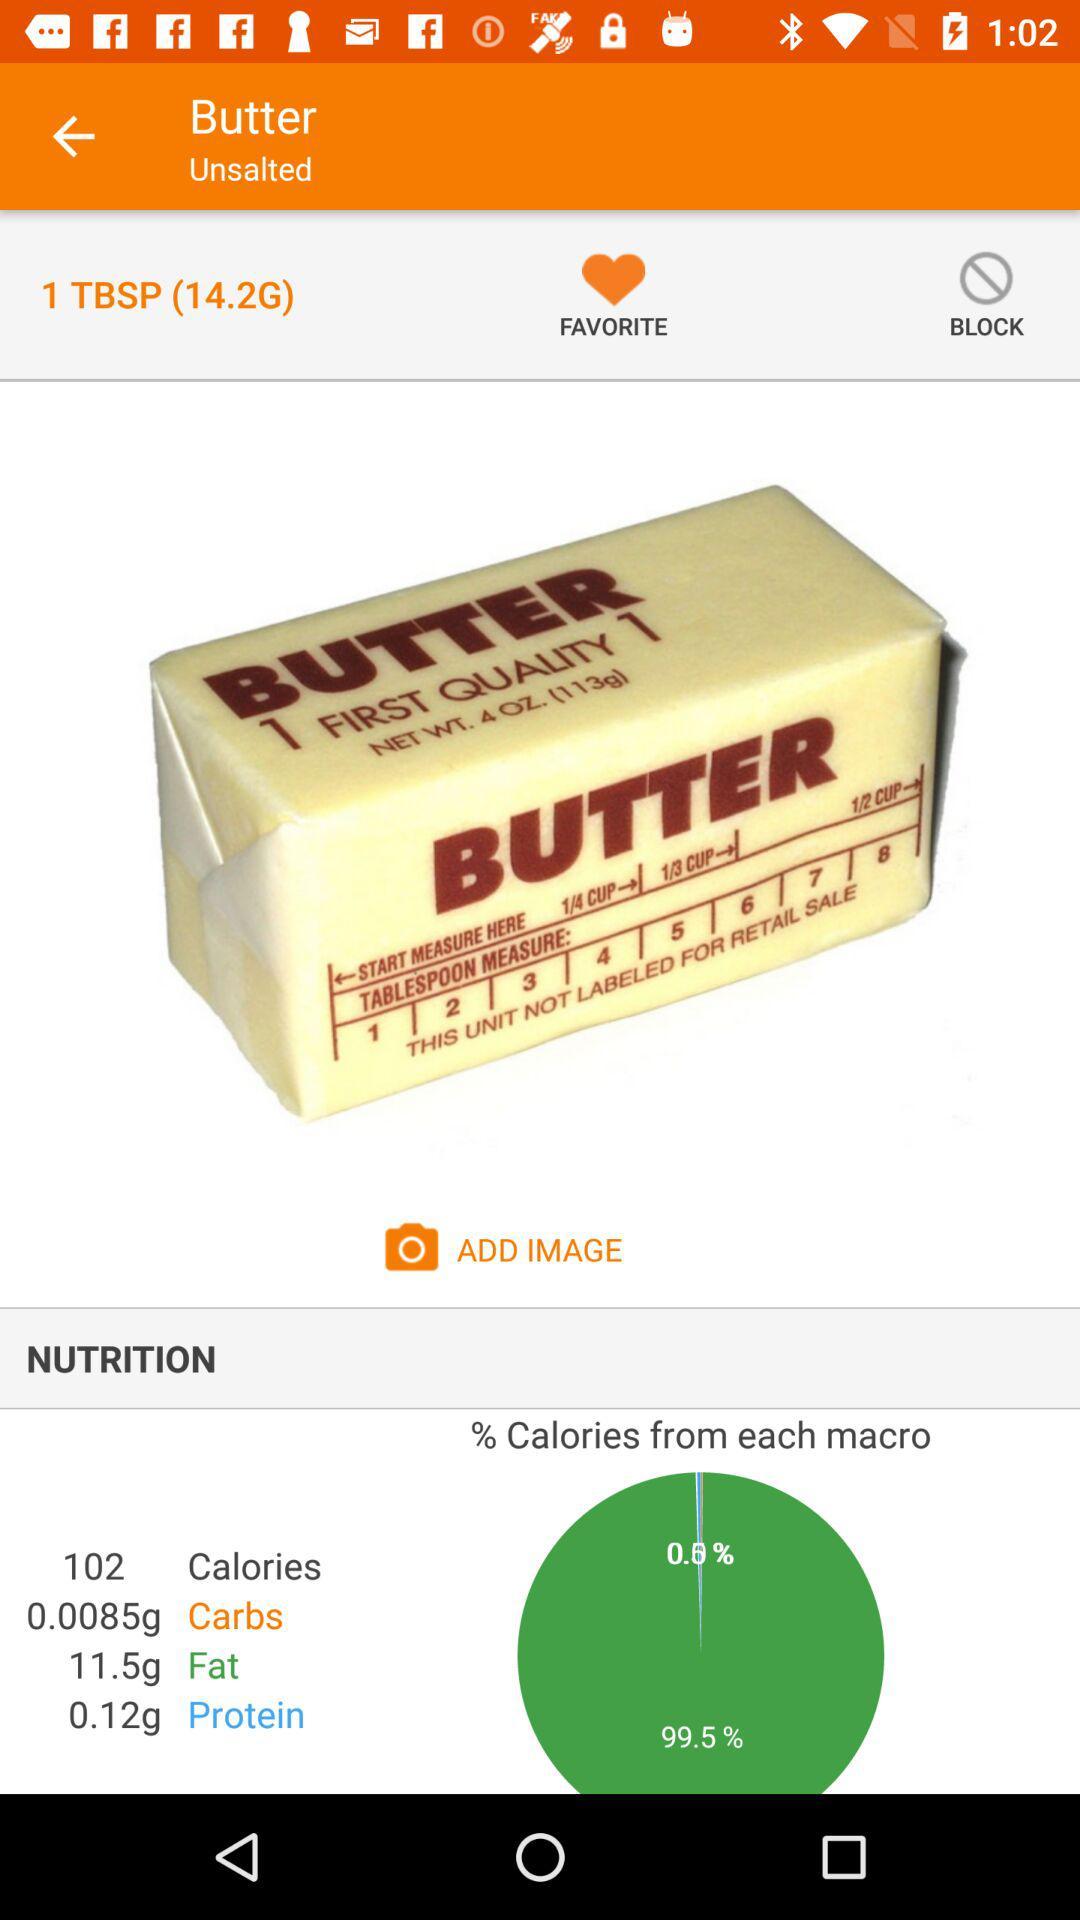 This screenshot has width=1080, height=1920. Describe the element at coordinates (410, 1248) in the screenshot. I see `camera icon which is beside add image` at that location.